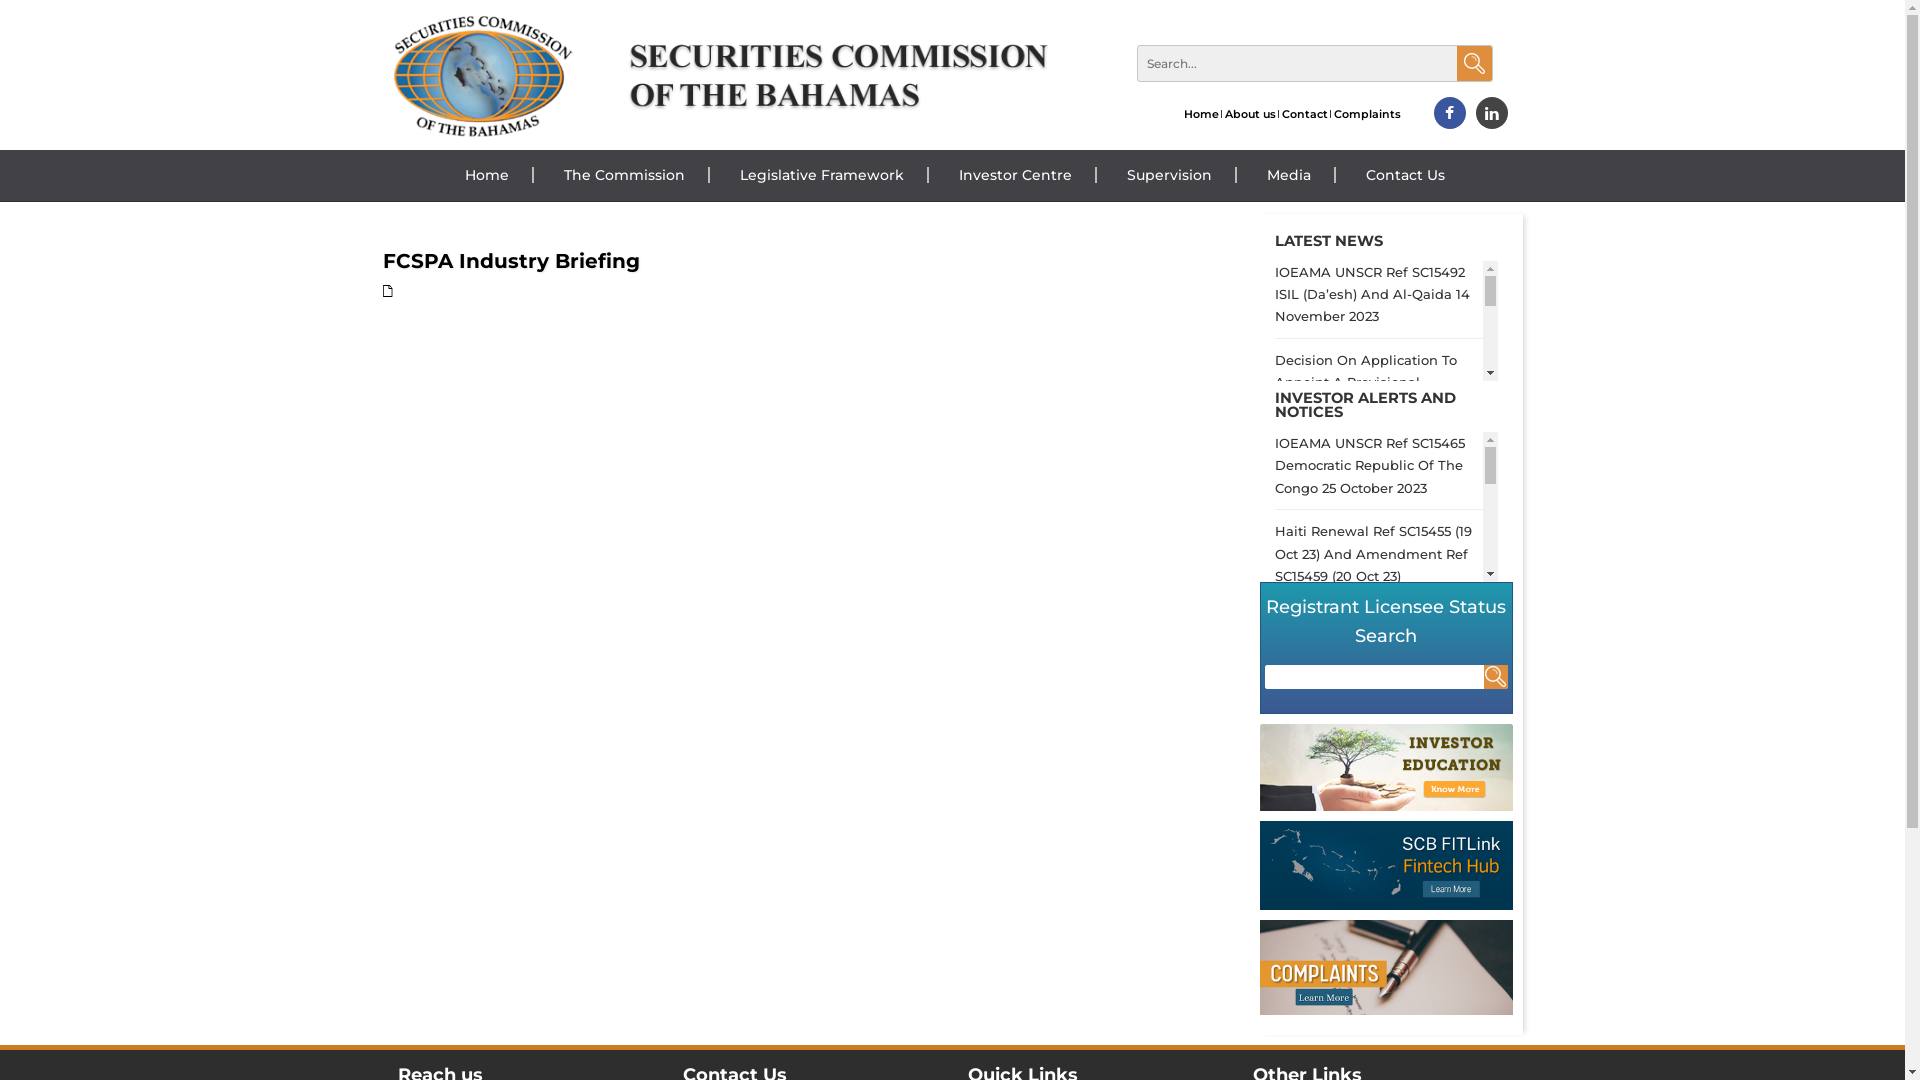  What do you see at coordinates (1364, 405) in the screenshot?
I see `'INVESTOR ALERTS AND NOTICES'` at bounding box center [1364, 405].